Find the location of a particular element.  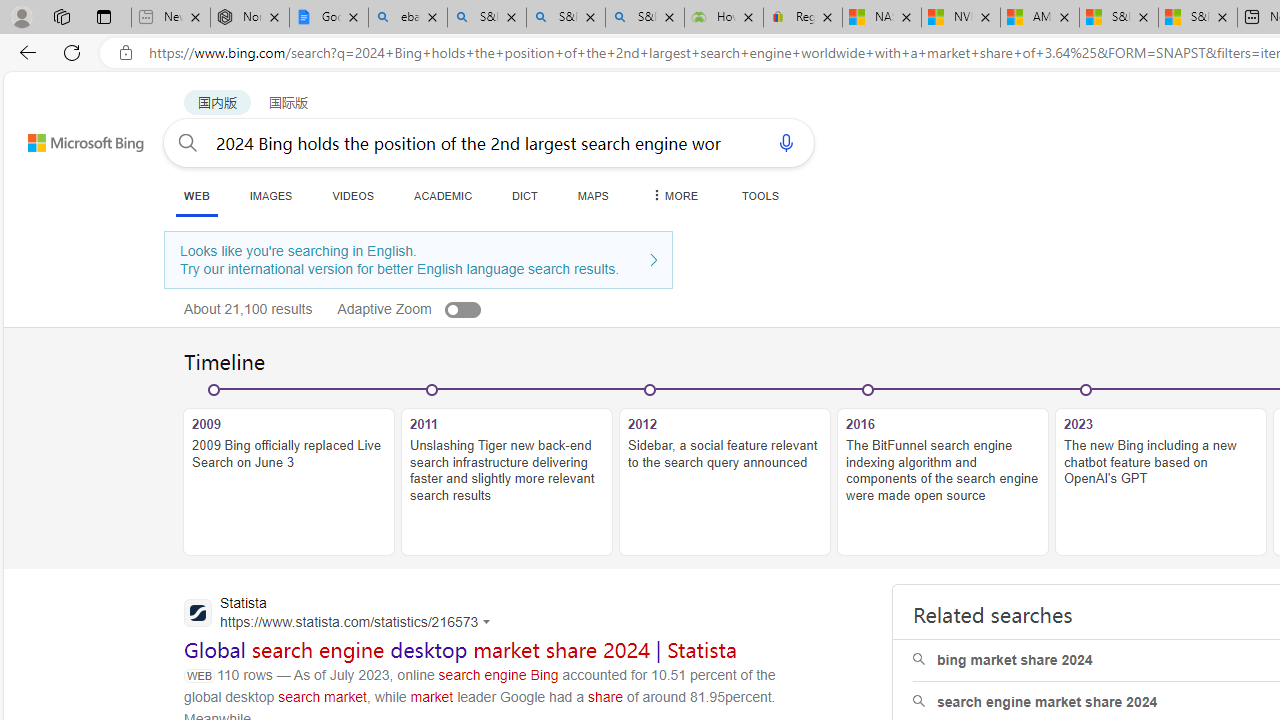

'ACADEMIC' is located at coordinates (442, 195).